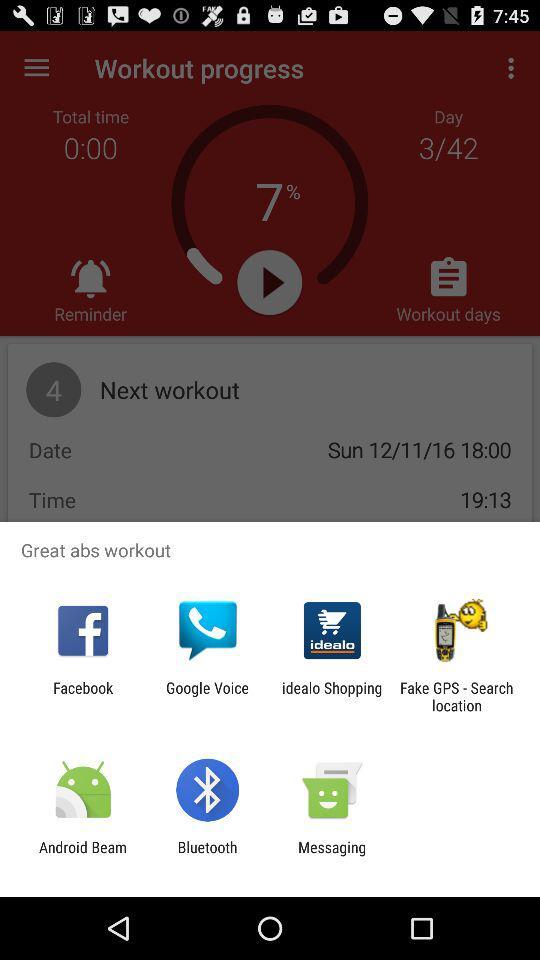 This screenshot has height=960, width=540. I want to click on the google voice icon, so click(206, 696).